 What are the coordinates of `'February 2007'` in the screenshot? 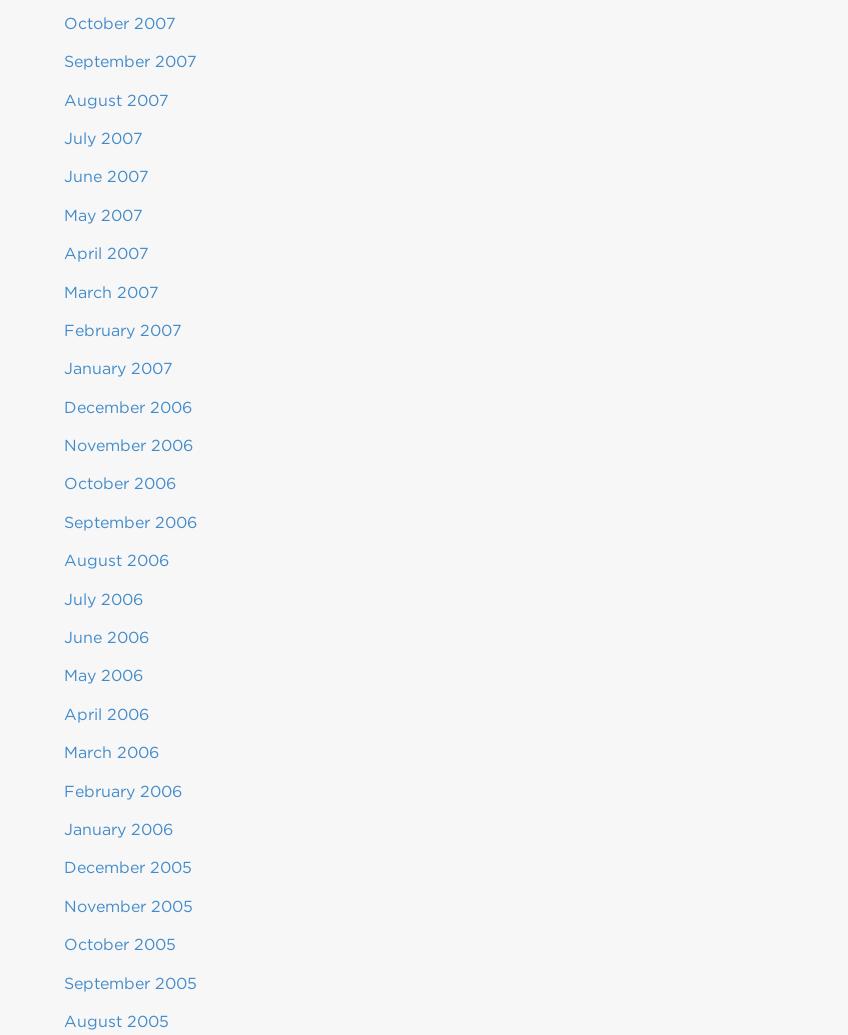 It's located at (121, 329).